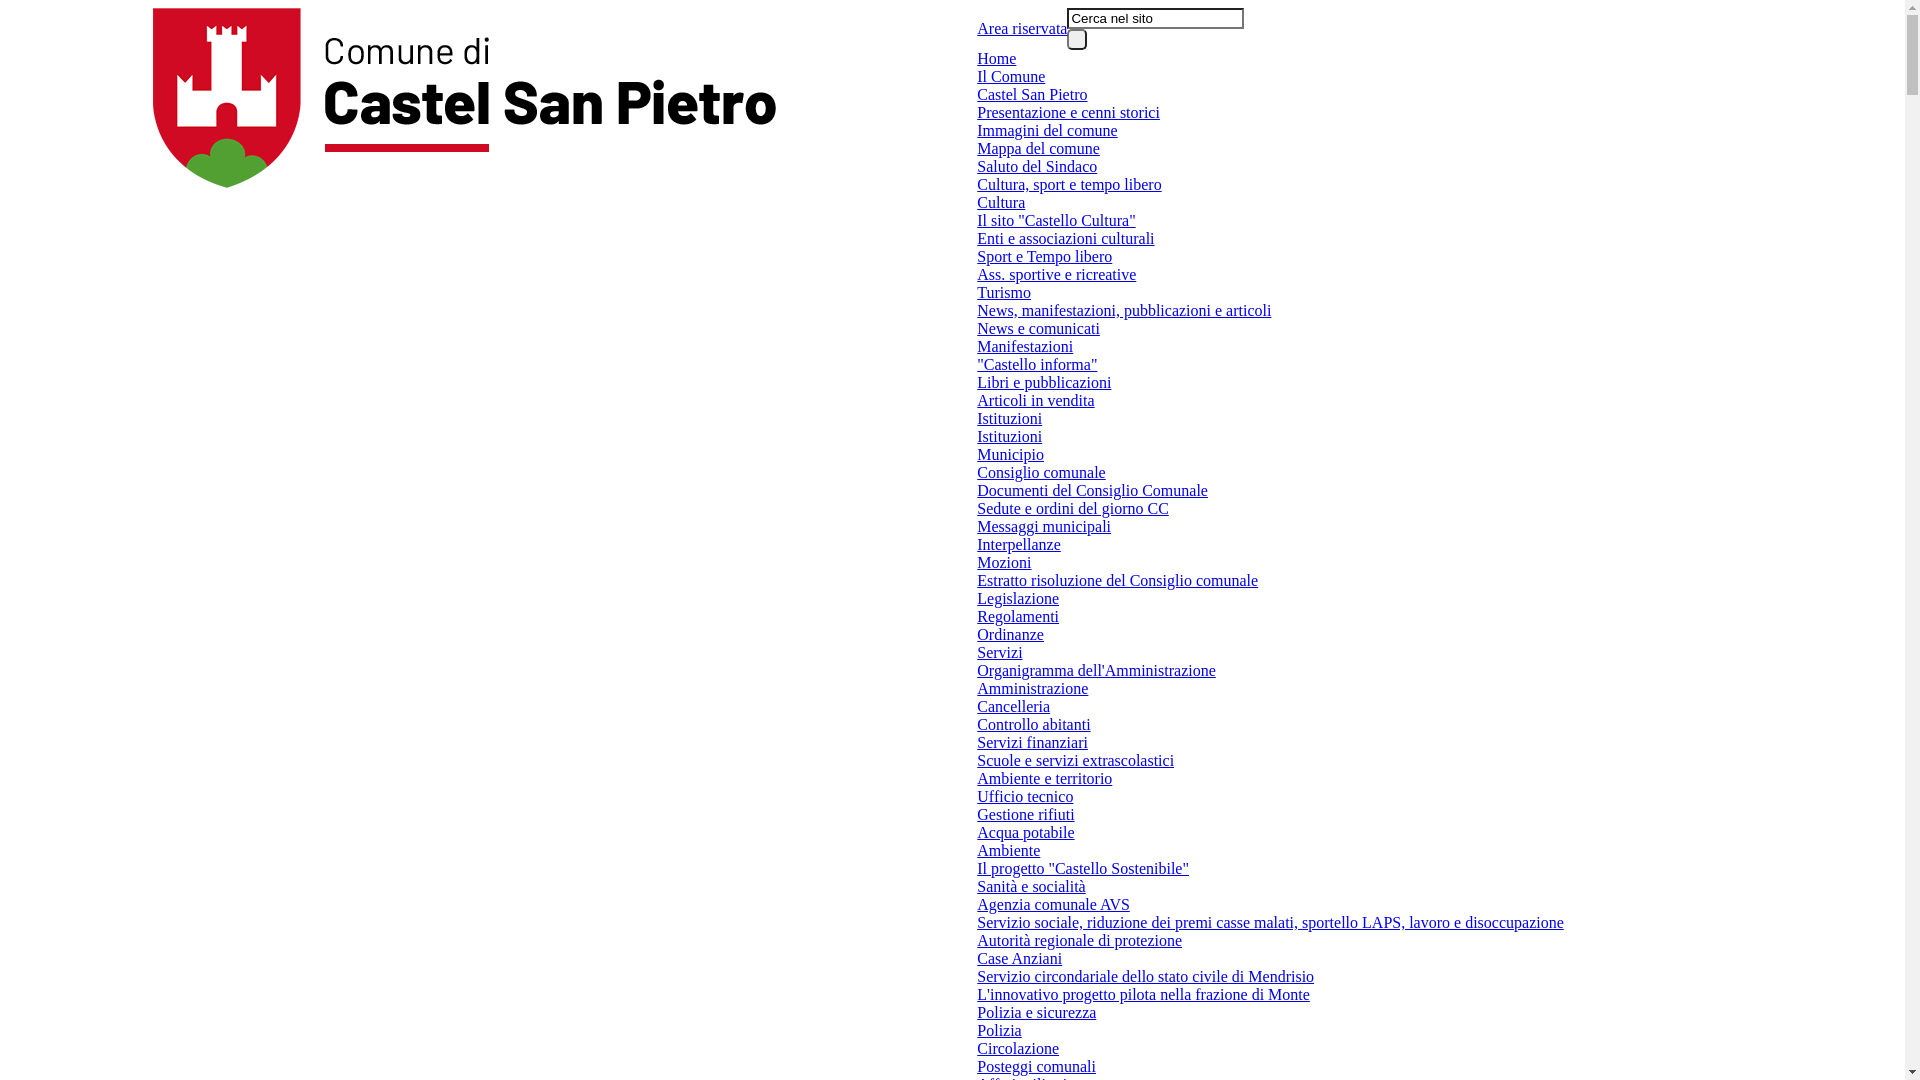  What do you see at coordinates (1025, 346) in the screenshot?
I see `'Manifestazioni'` at bounding box center [1025, 346].